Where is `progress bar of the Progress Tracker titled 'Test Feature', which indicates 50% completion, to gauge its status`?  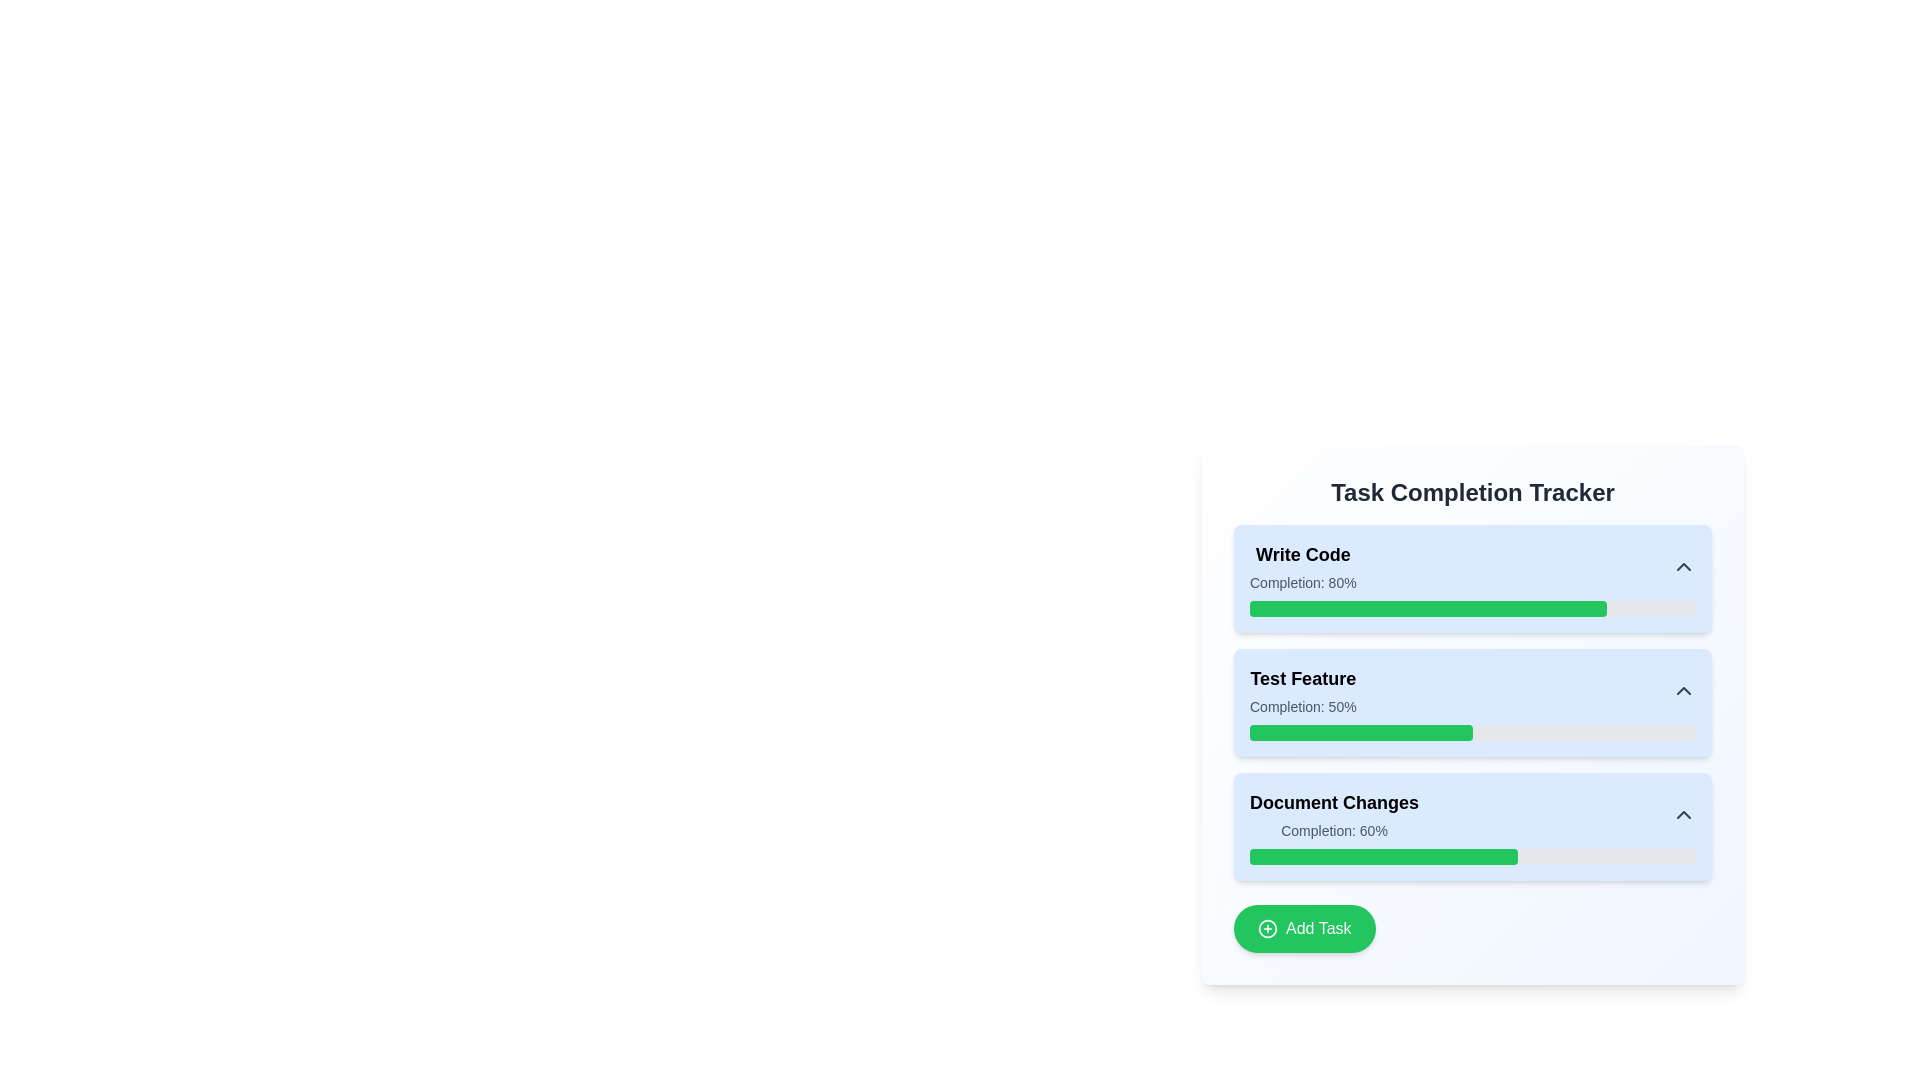 progress bar of the Progress Tracker titled 'Test Feature', which indicates 50% completion, to gauge its status is located at coordinates (1473, 701).